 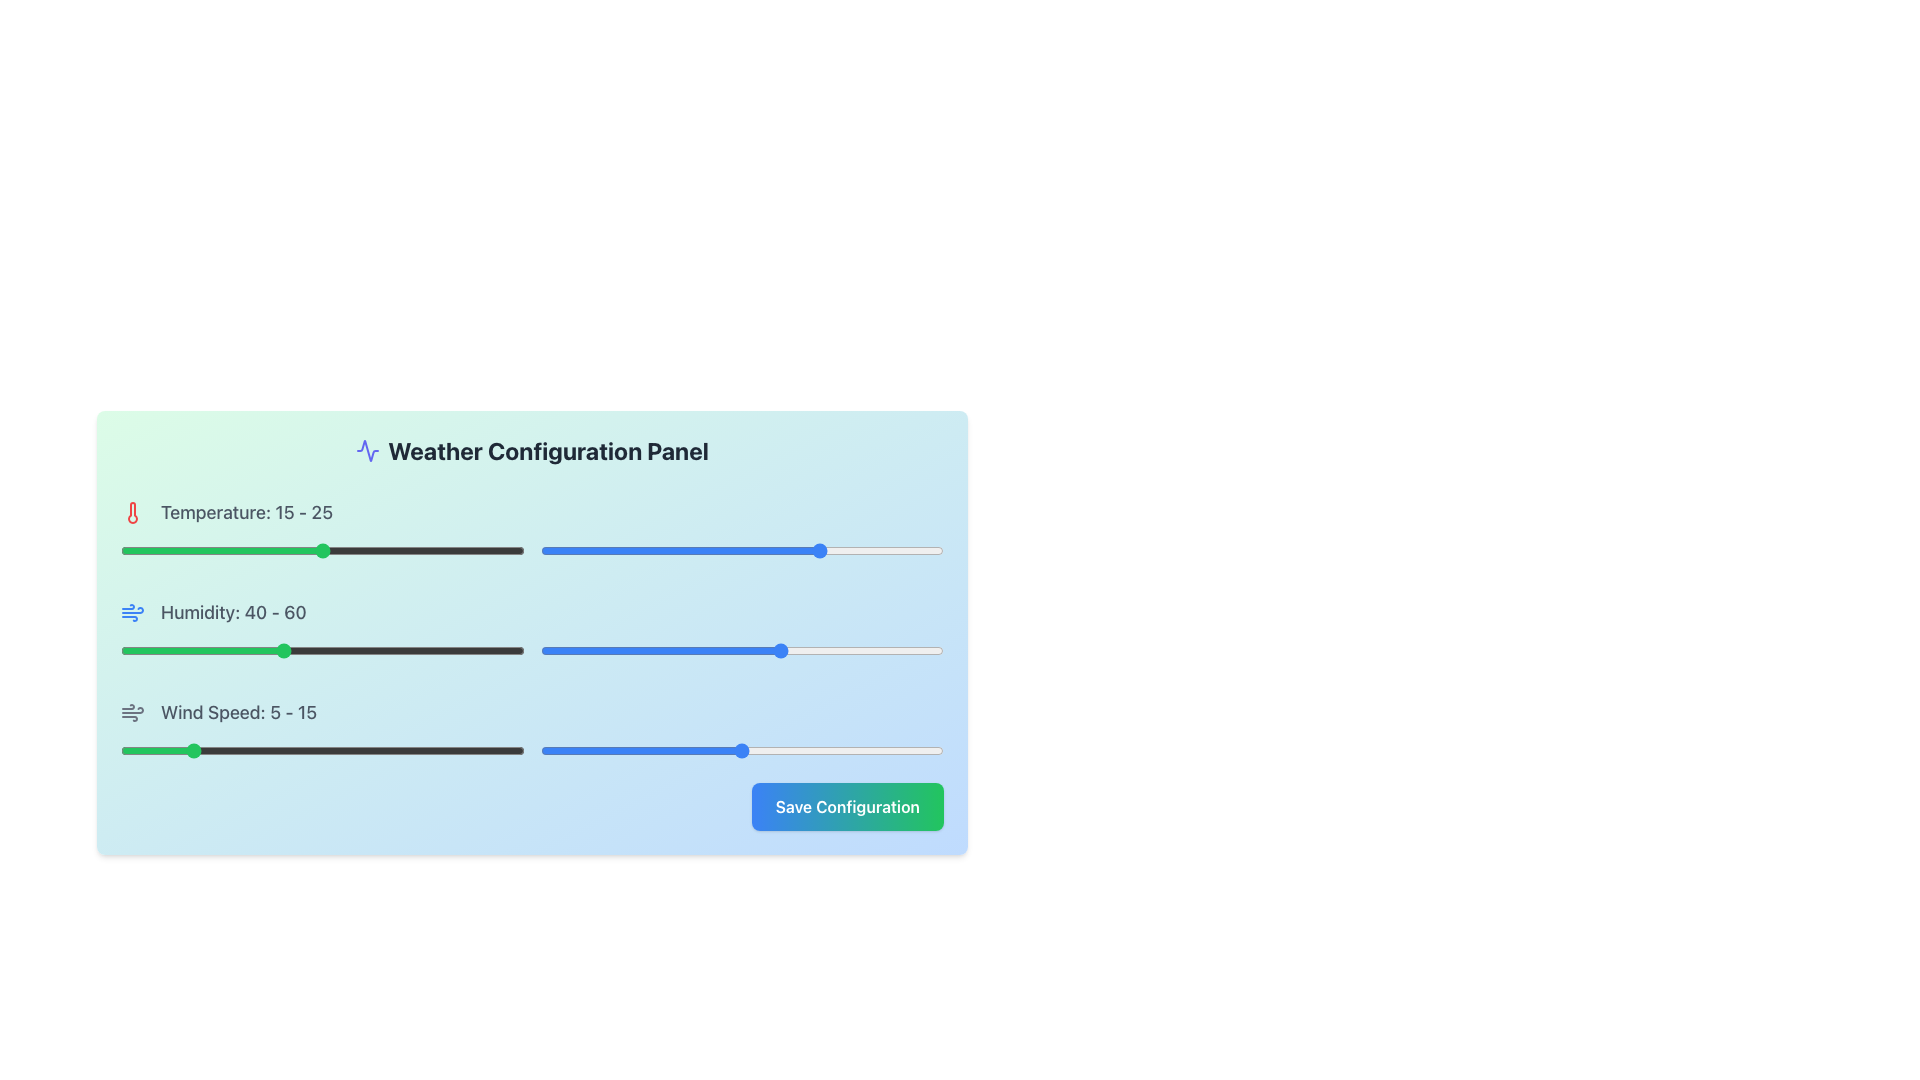 I want to click on the start value of the wind speed range, so click(x=254, y=751).